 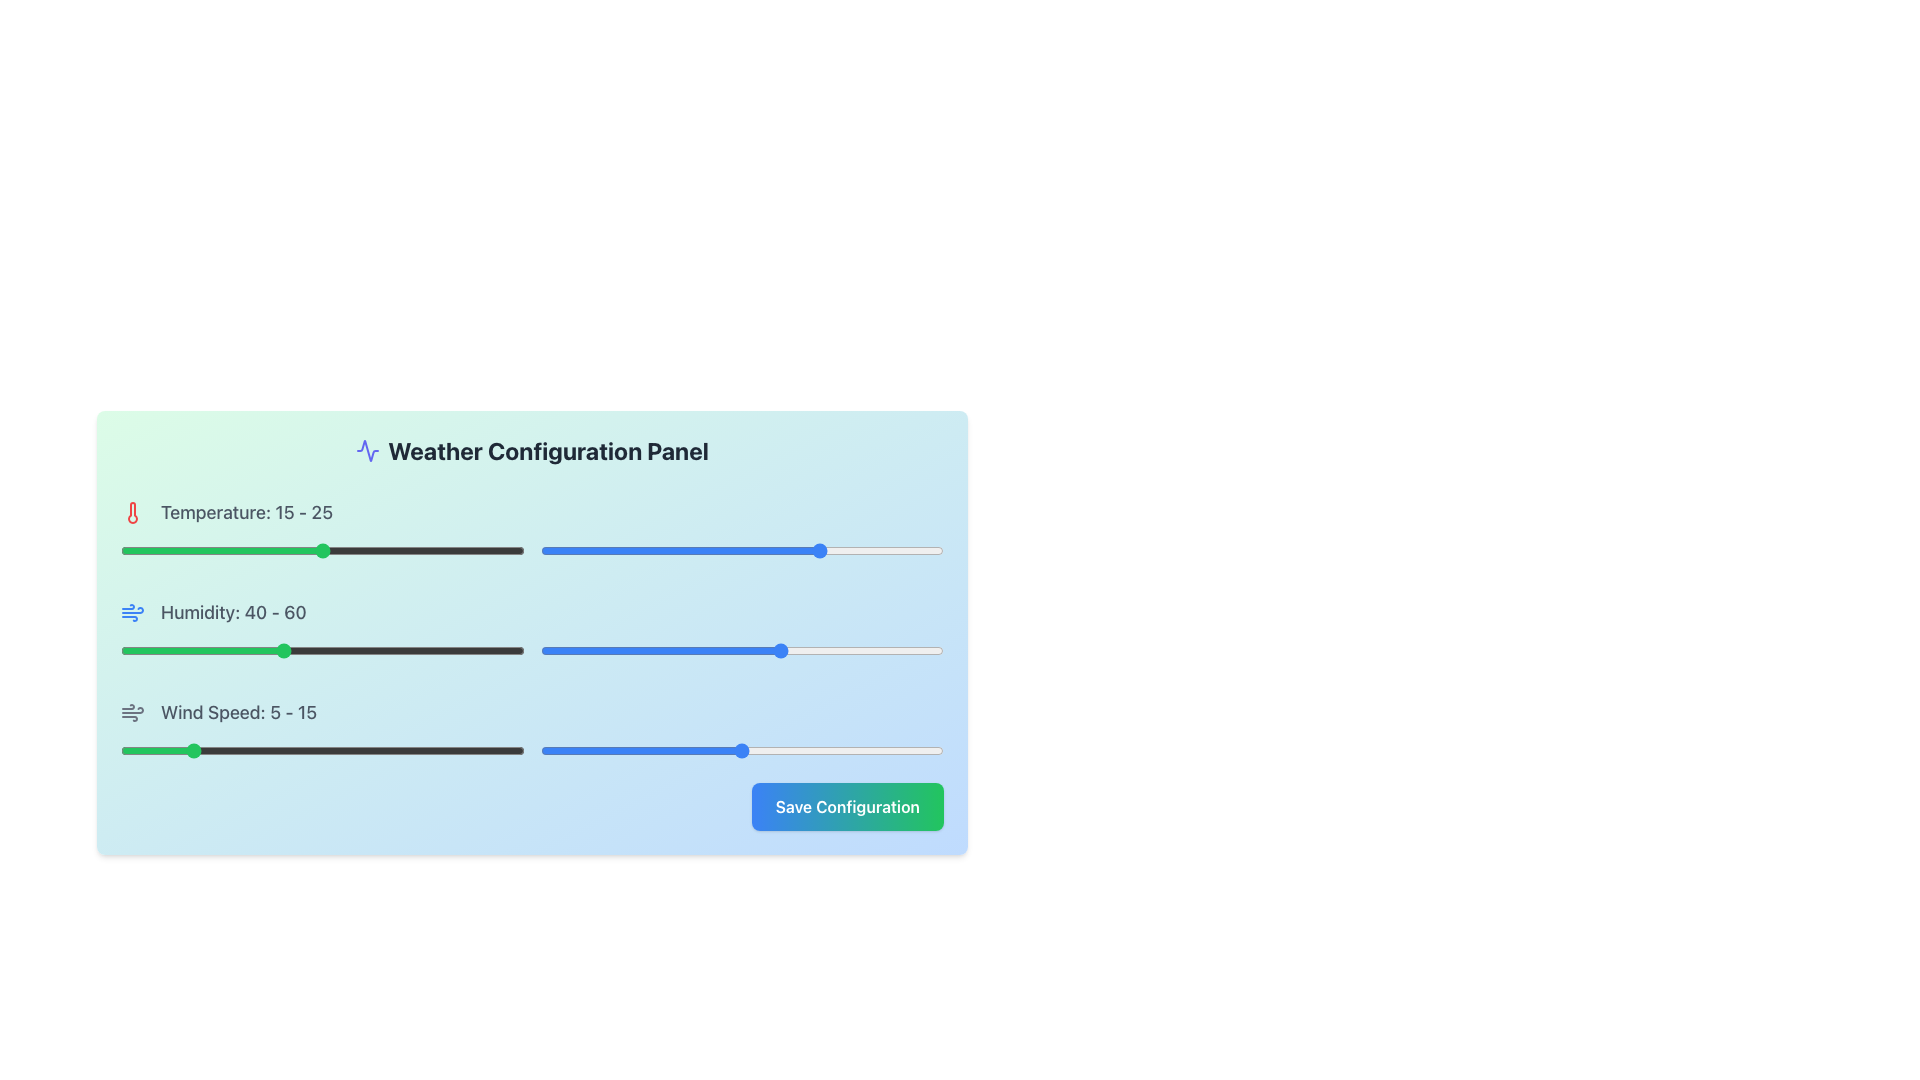 I want to click on the start value of the wind speed range, so click(x=254, y=751).